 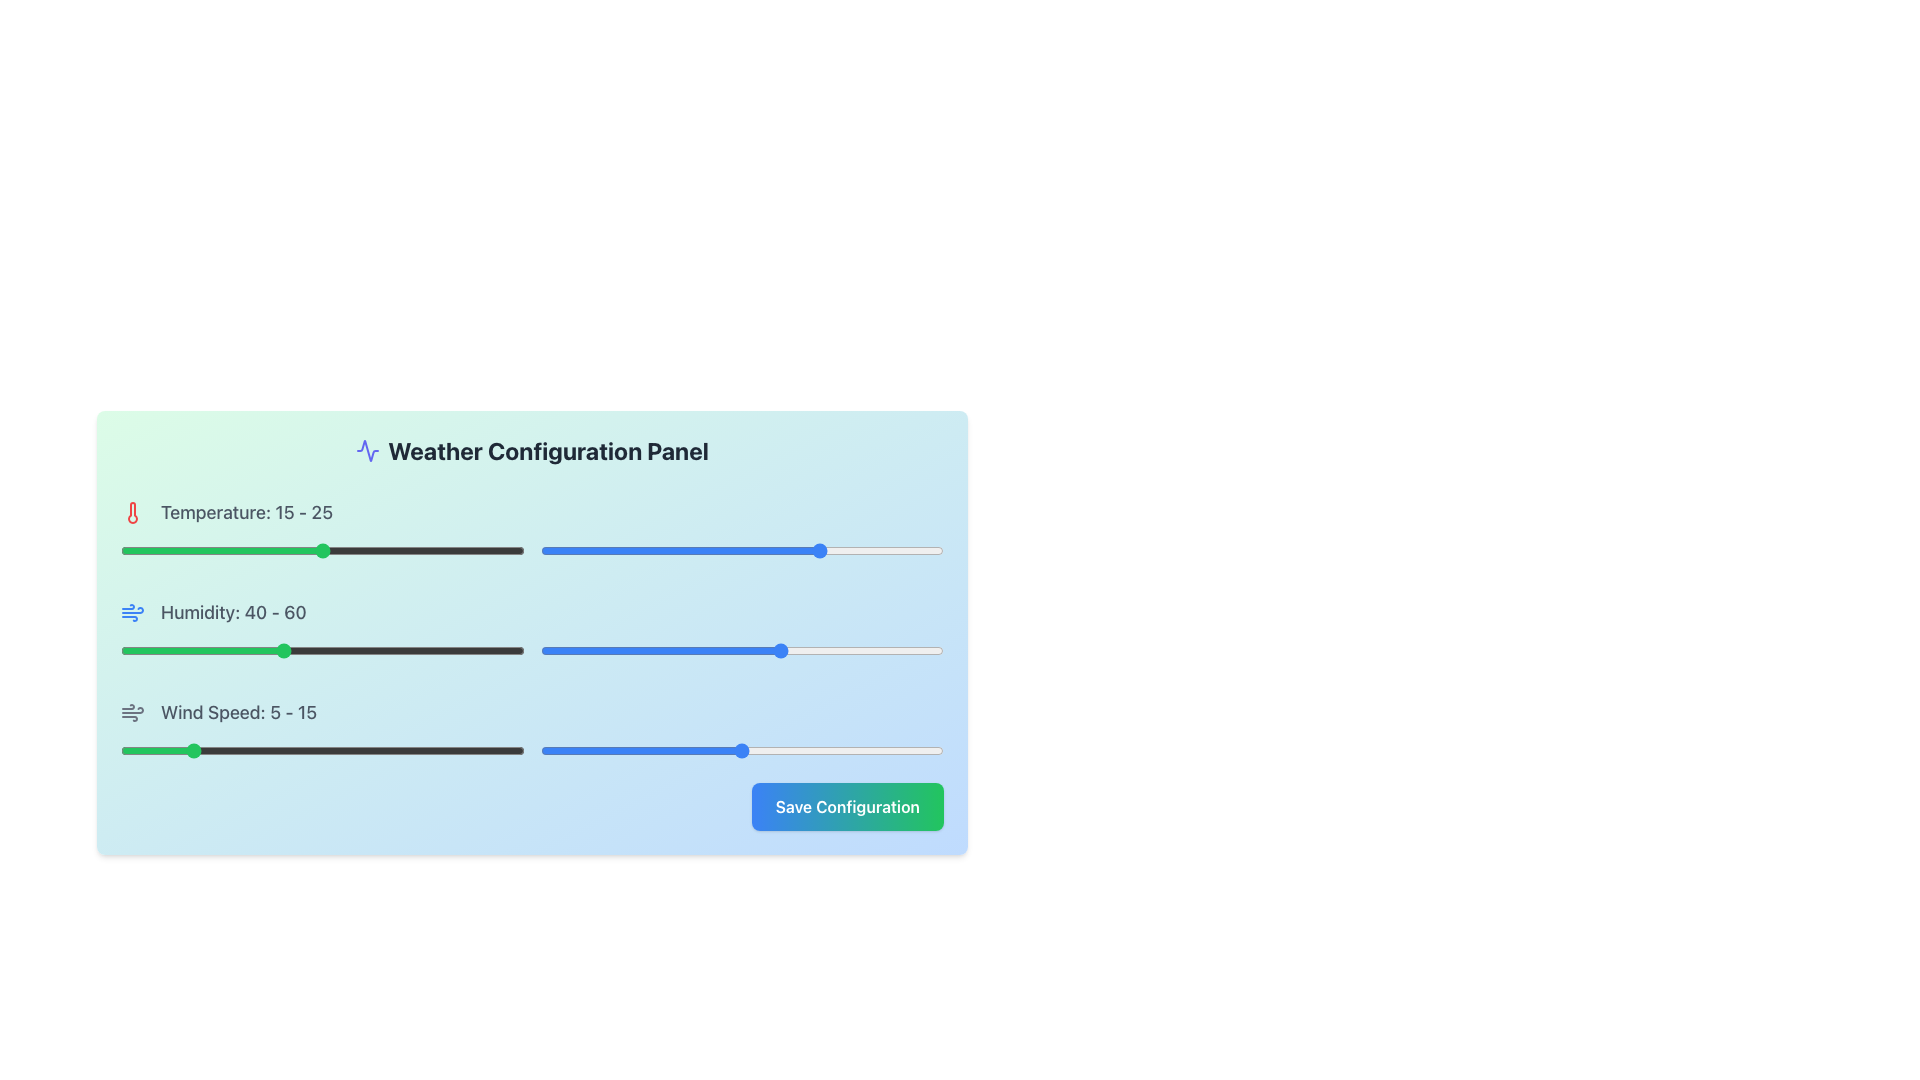 I want to click on the start value of the wind speed range, so click(x=254, y=751).